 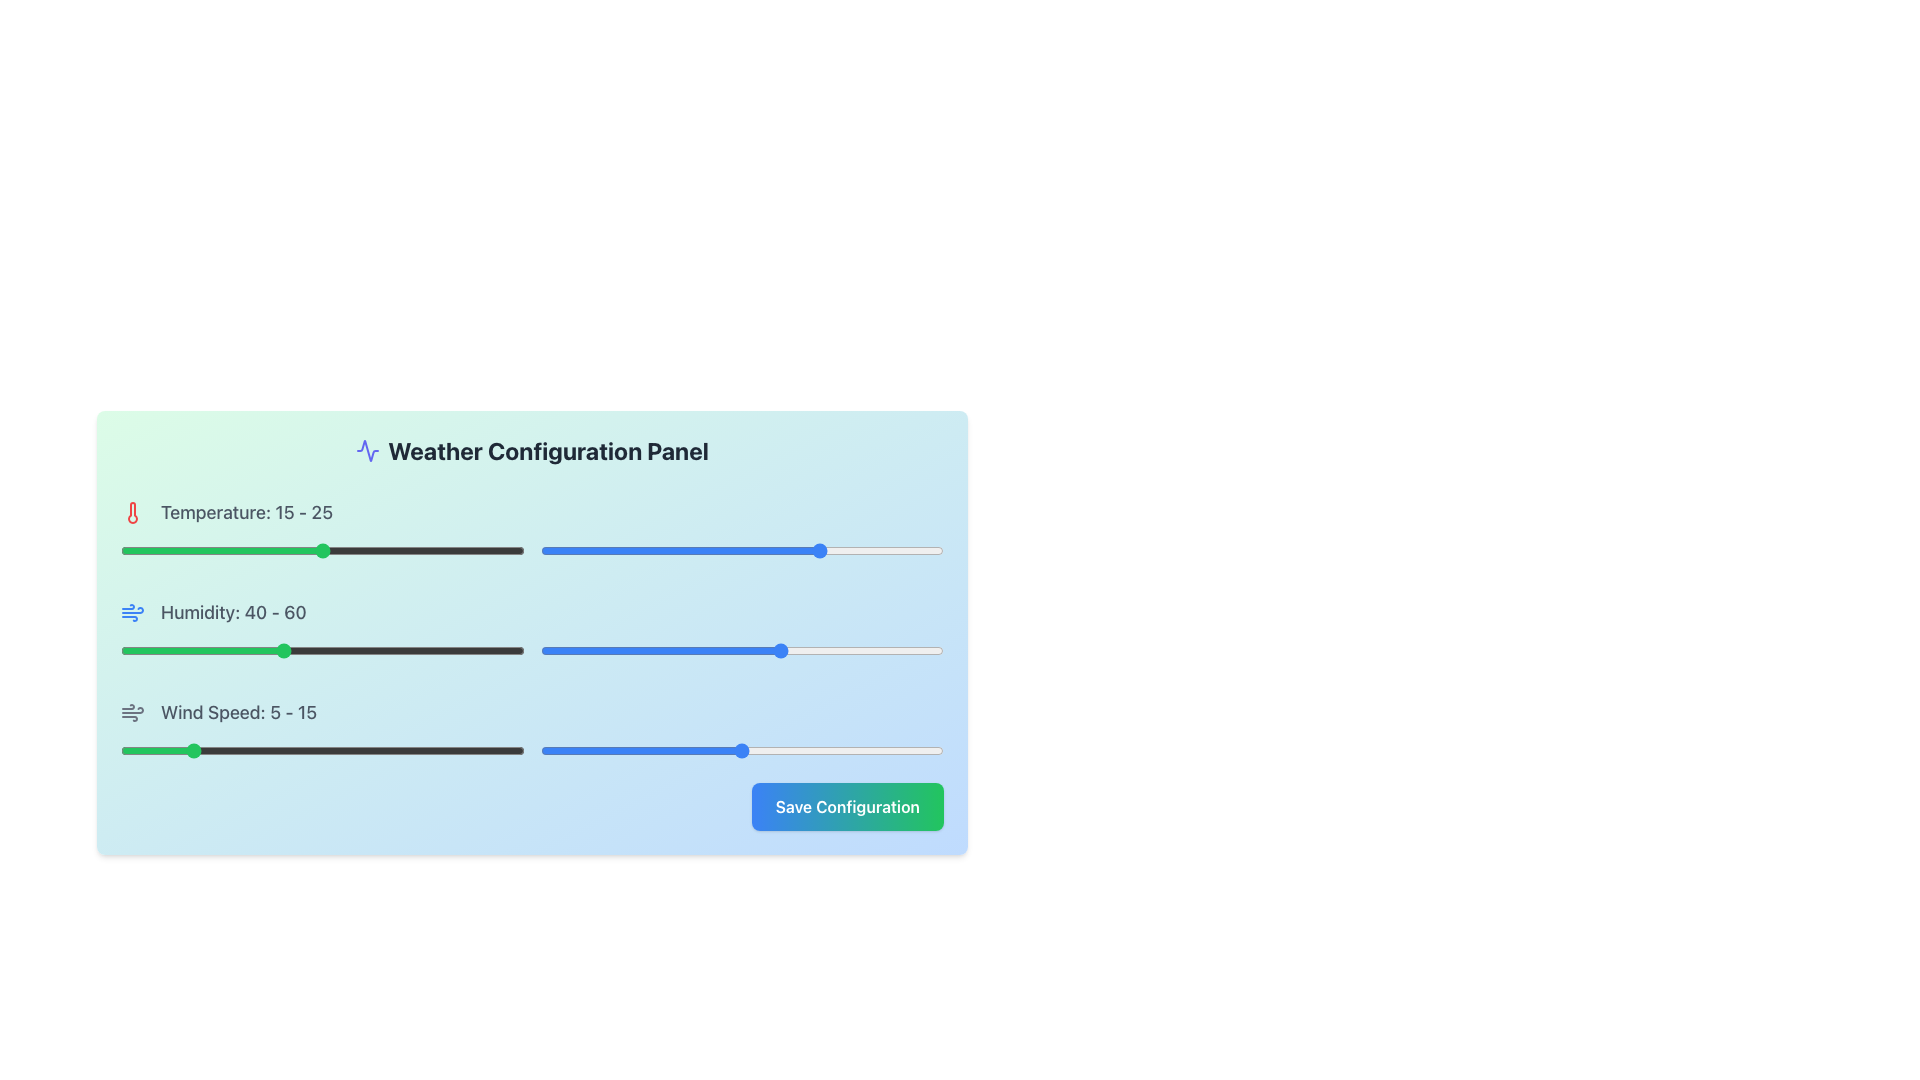 I want to click on the start value of the wind speed range, so click(x=254, y=751).